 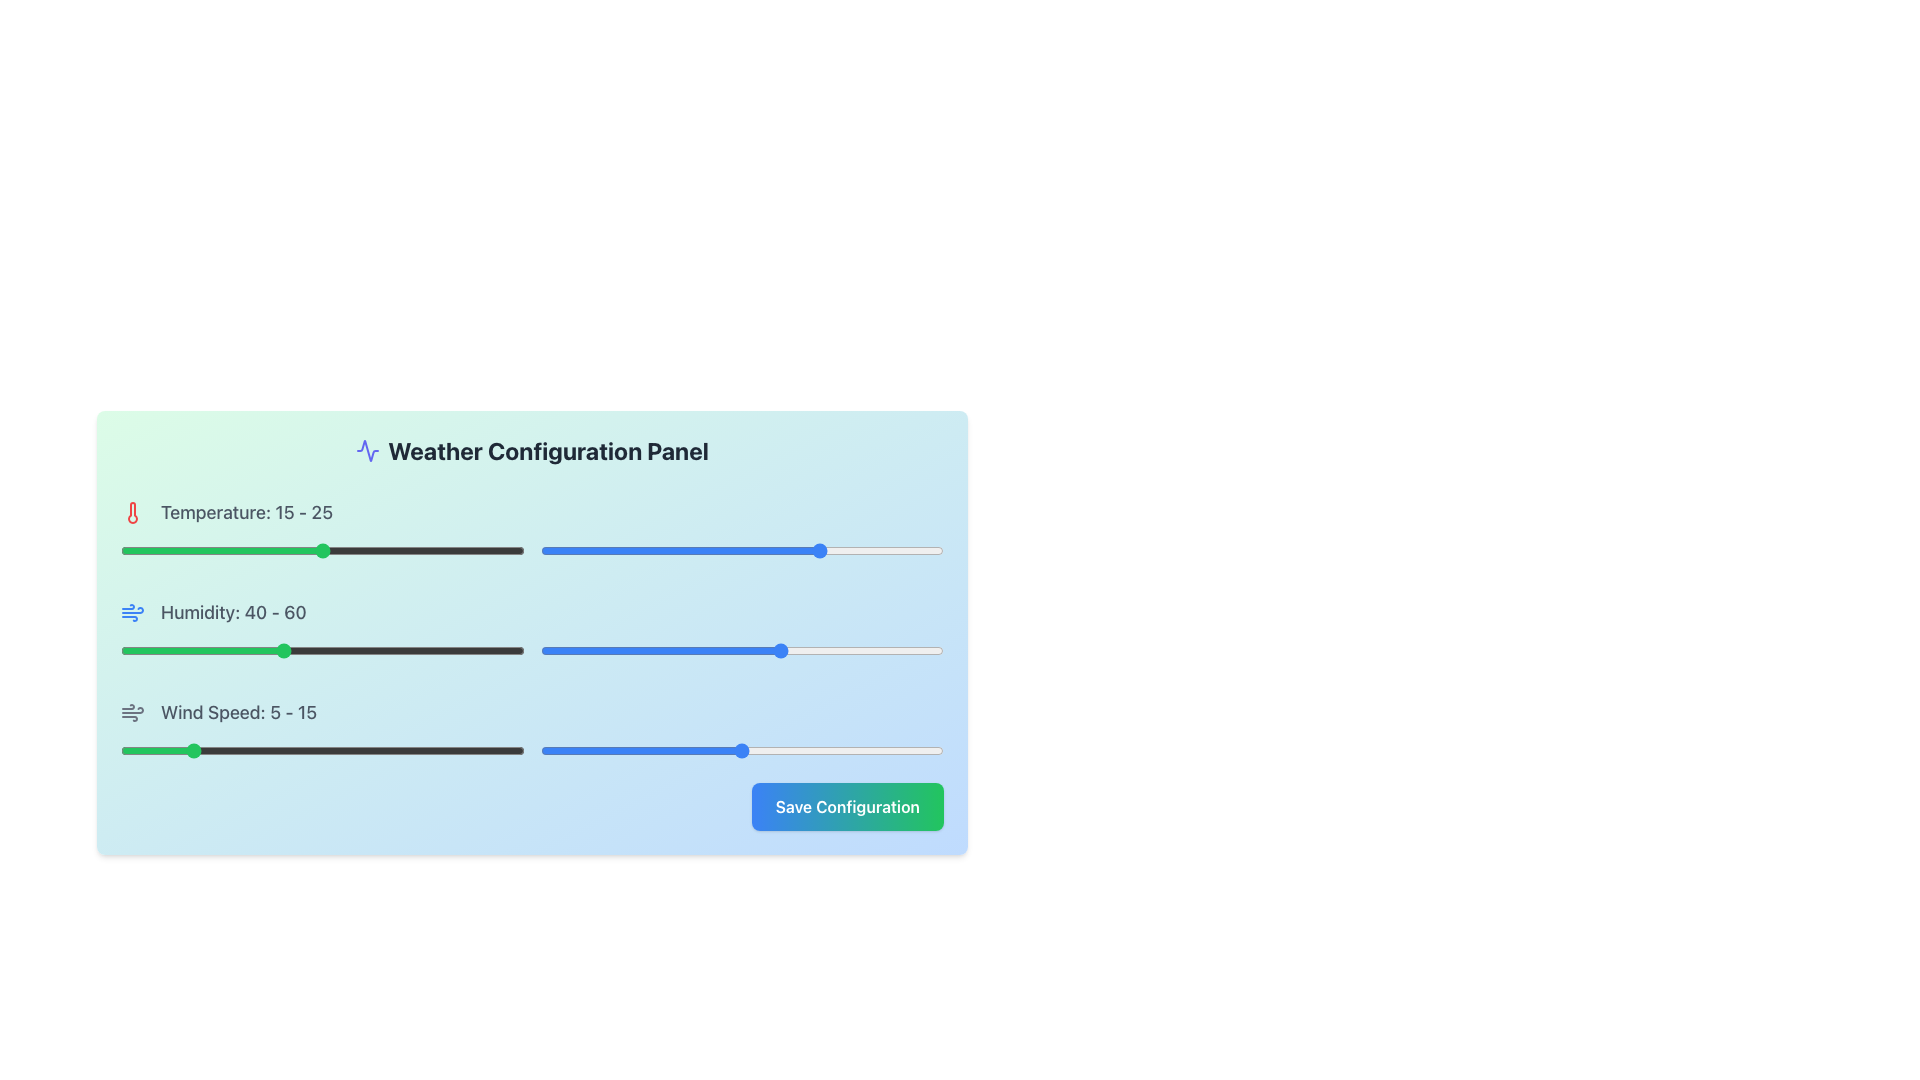 I want to click on the start value of the wind speed range, so click(x=254, y=751).